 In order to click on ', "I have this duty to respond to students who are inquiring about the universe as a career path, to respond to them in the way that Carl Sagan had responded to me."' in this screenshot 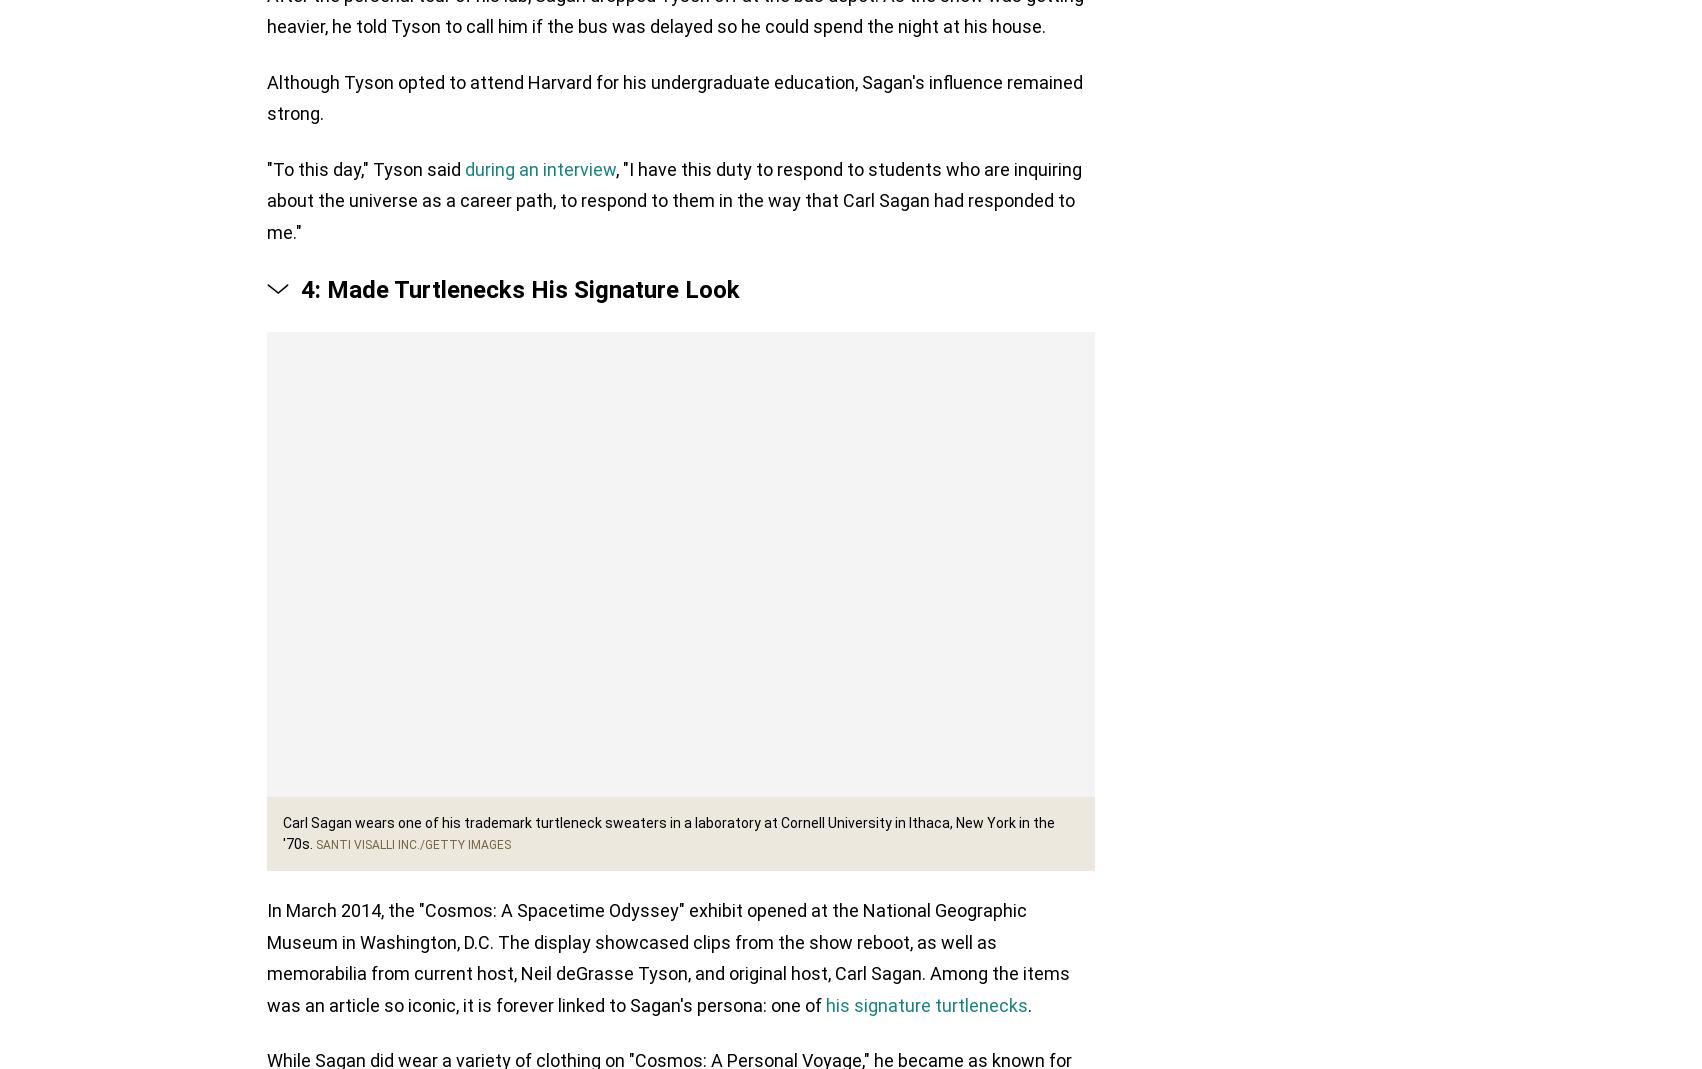, I will do `click(266, 202)`.